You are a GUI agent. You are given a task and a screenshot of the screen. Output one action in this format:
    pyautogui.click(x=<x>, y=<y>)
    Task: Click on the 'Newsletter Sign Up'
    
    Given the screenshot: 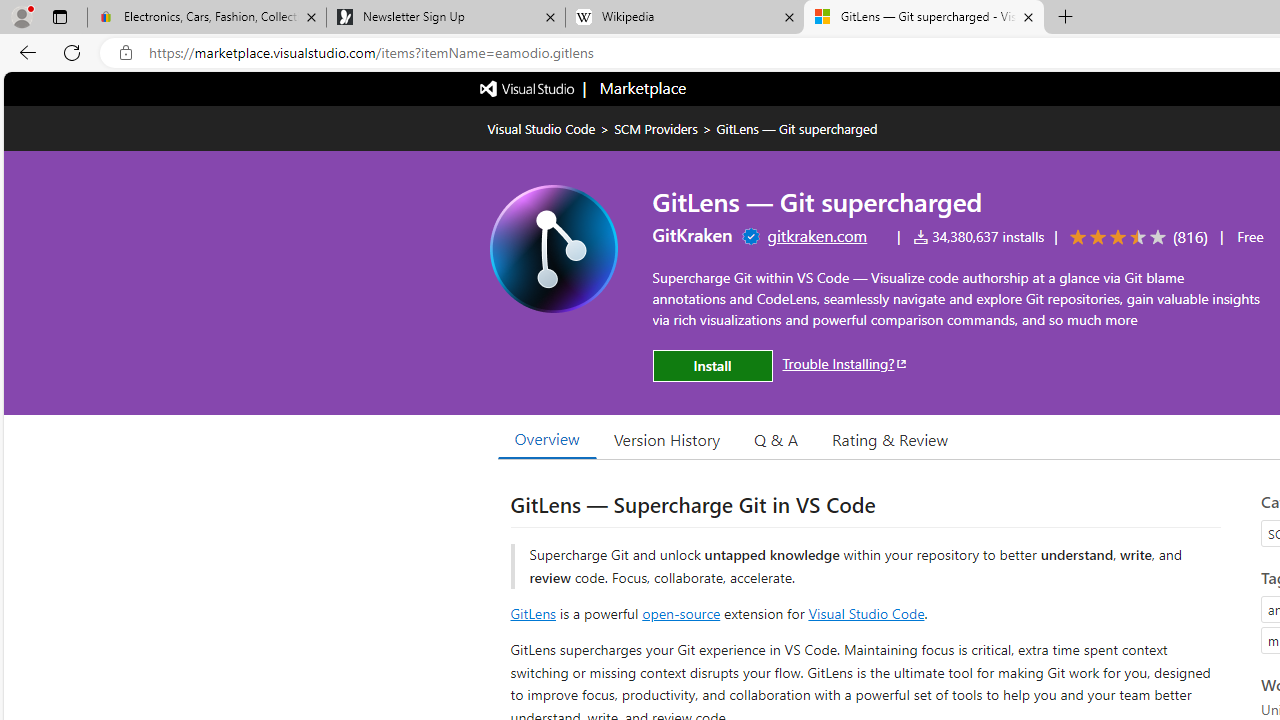 What is the action you would take?
    pyautogui.click(x=444, y=17)
    